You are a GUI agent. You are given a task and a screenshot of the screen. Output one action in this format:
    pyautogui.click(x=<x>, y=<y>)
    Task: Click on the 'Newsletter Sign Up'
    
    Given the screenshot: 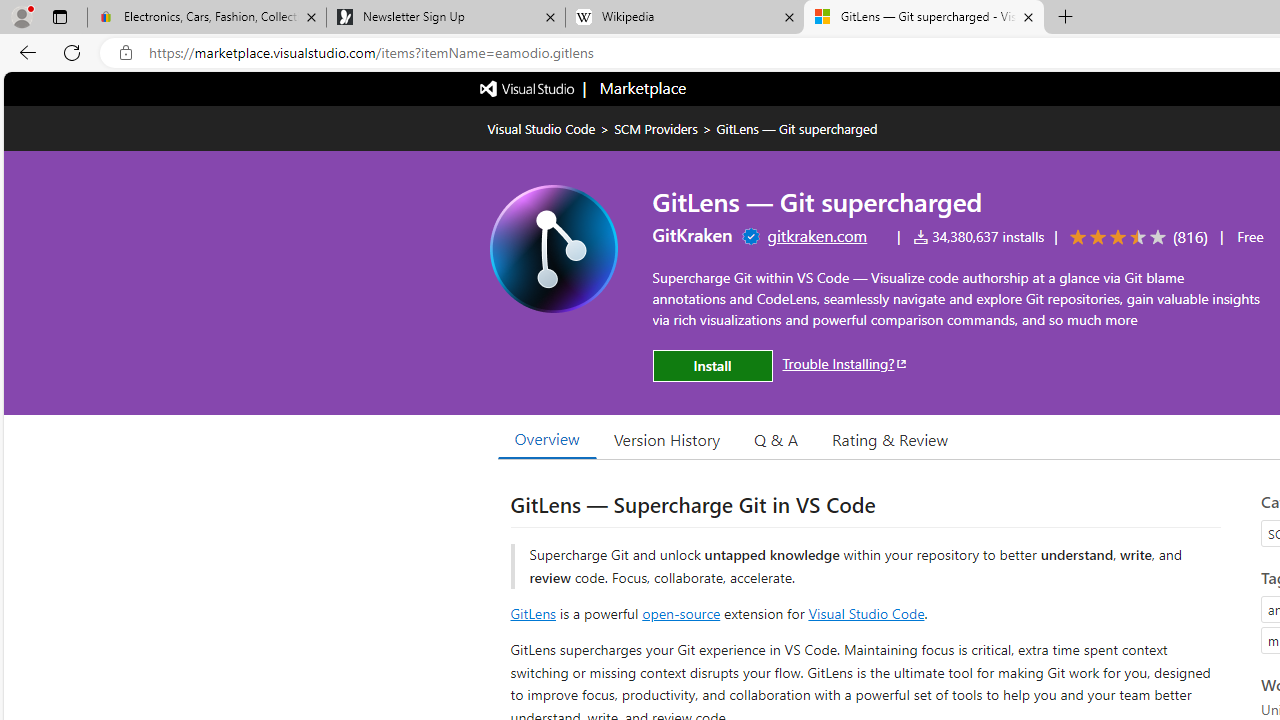 What is the action you would take?
    pyautogui.click(x=444, y=17)
    